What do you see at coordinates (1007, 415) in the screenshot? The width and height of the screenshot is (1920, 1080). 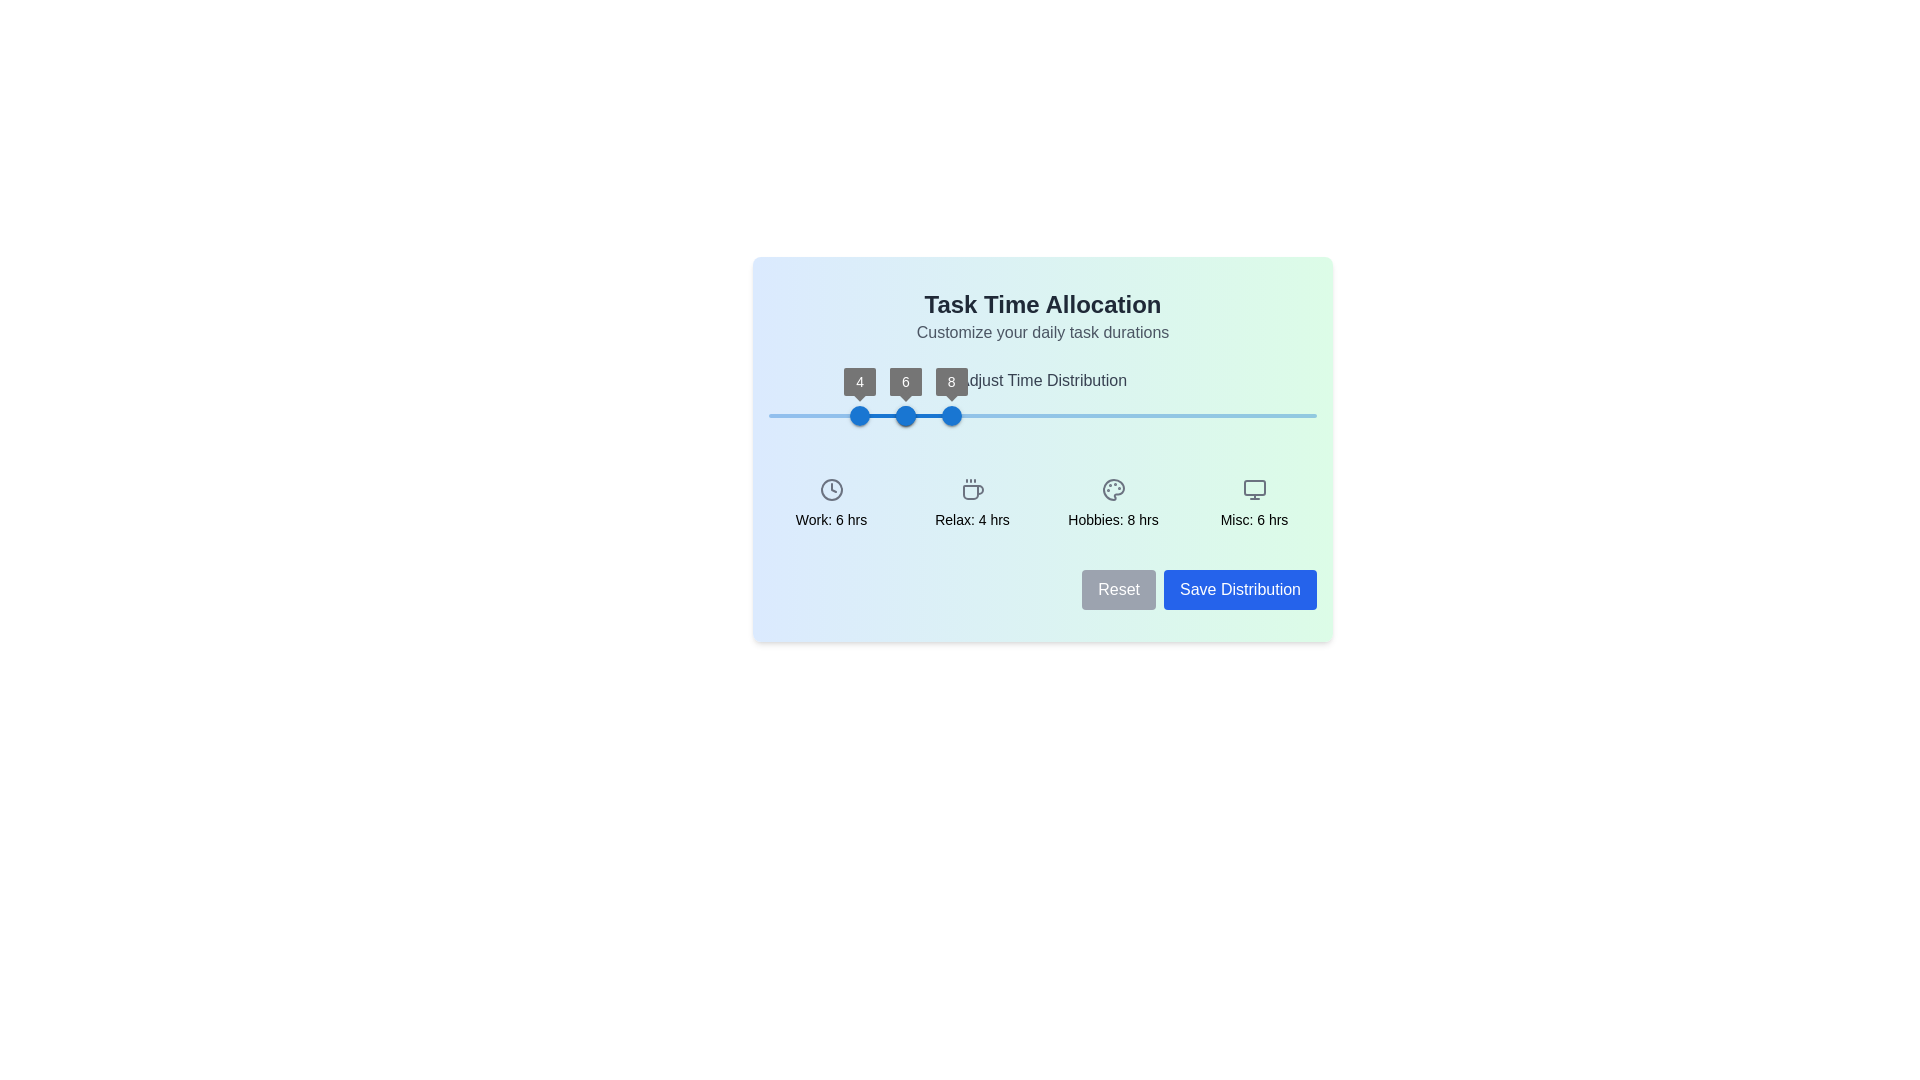 I see `the slider value` at bounding box center [1007, 415].